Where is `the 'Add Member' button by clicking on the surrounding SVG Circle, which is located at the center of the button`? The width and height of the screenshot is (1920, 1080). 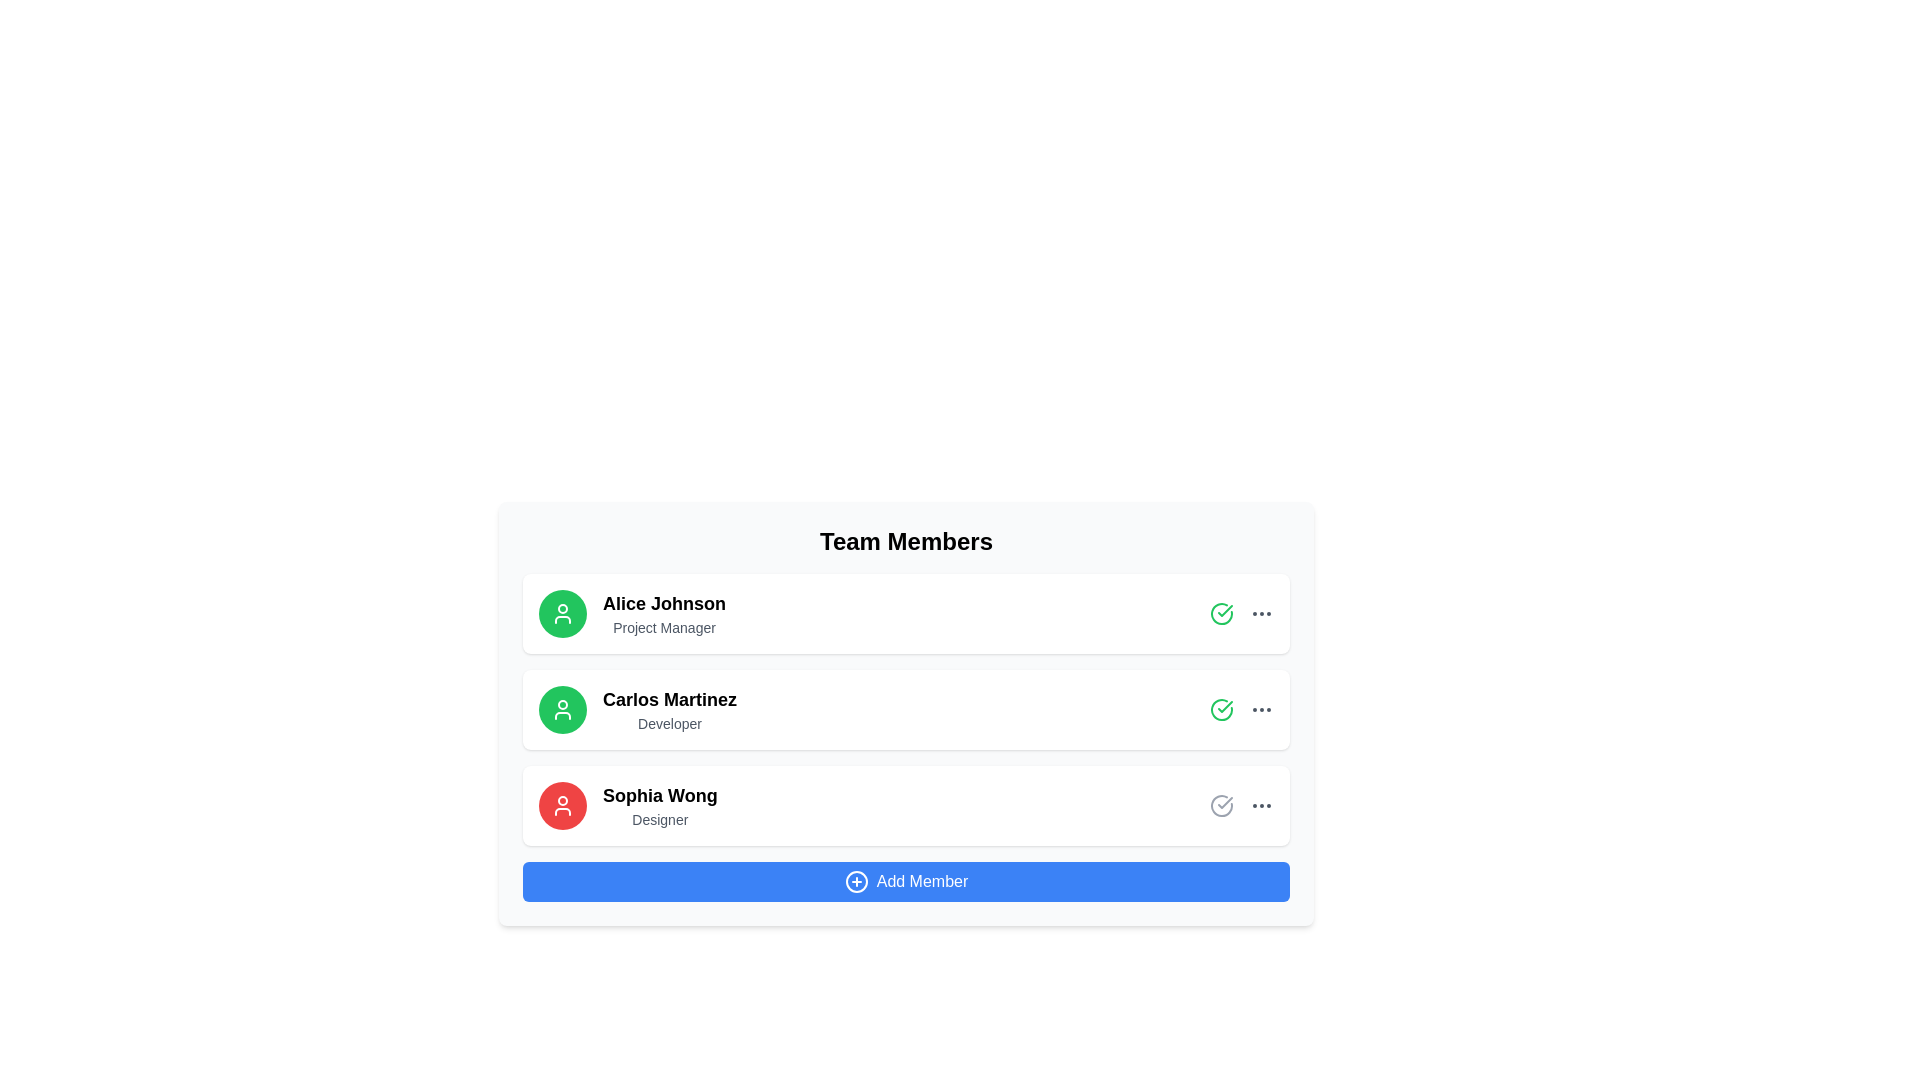
the 'Add Member' button by clicking on the surrounding SVG Circle, which is located at the center of the button is located at coordinates (856, 881).